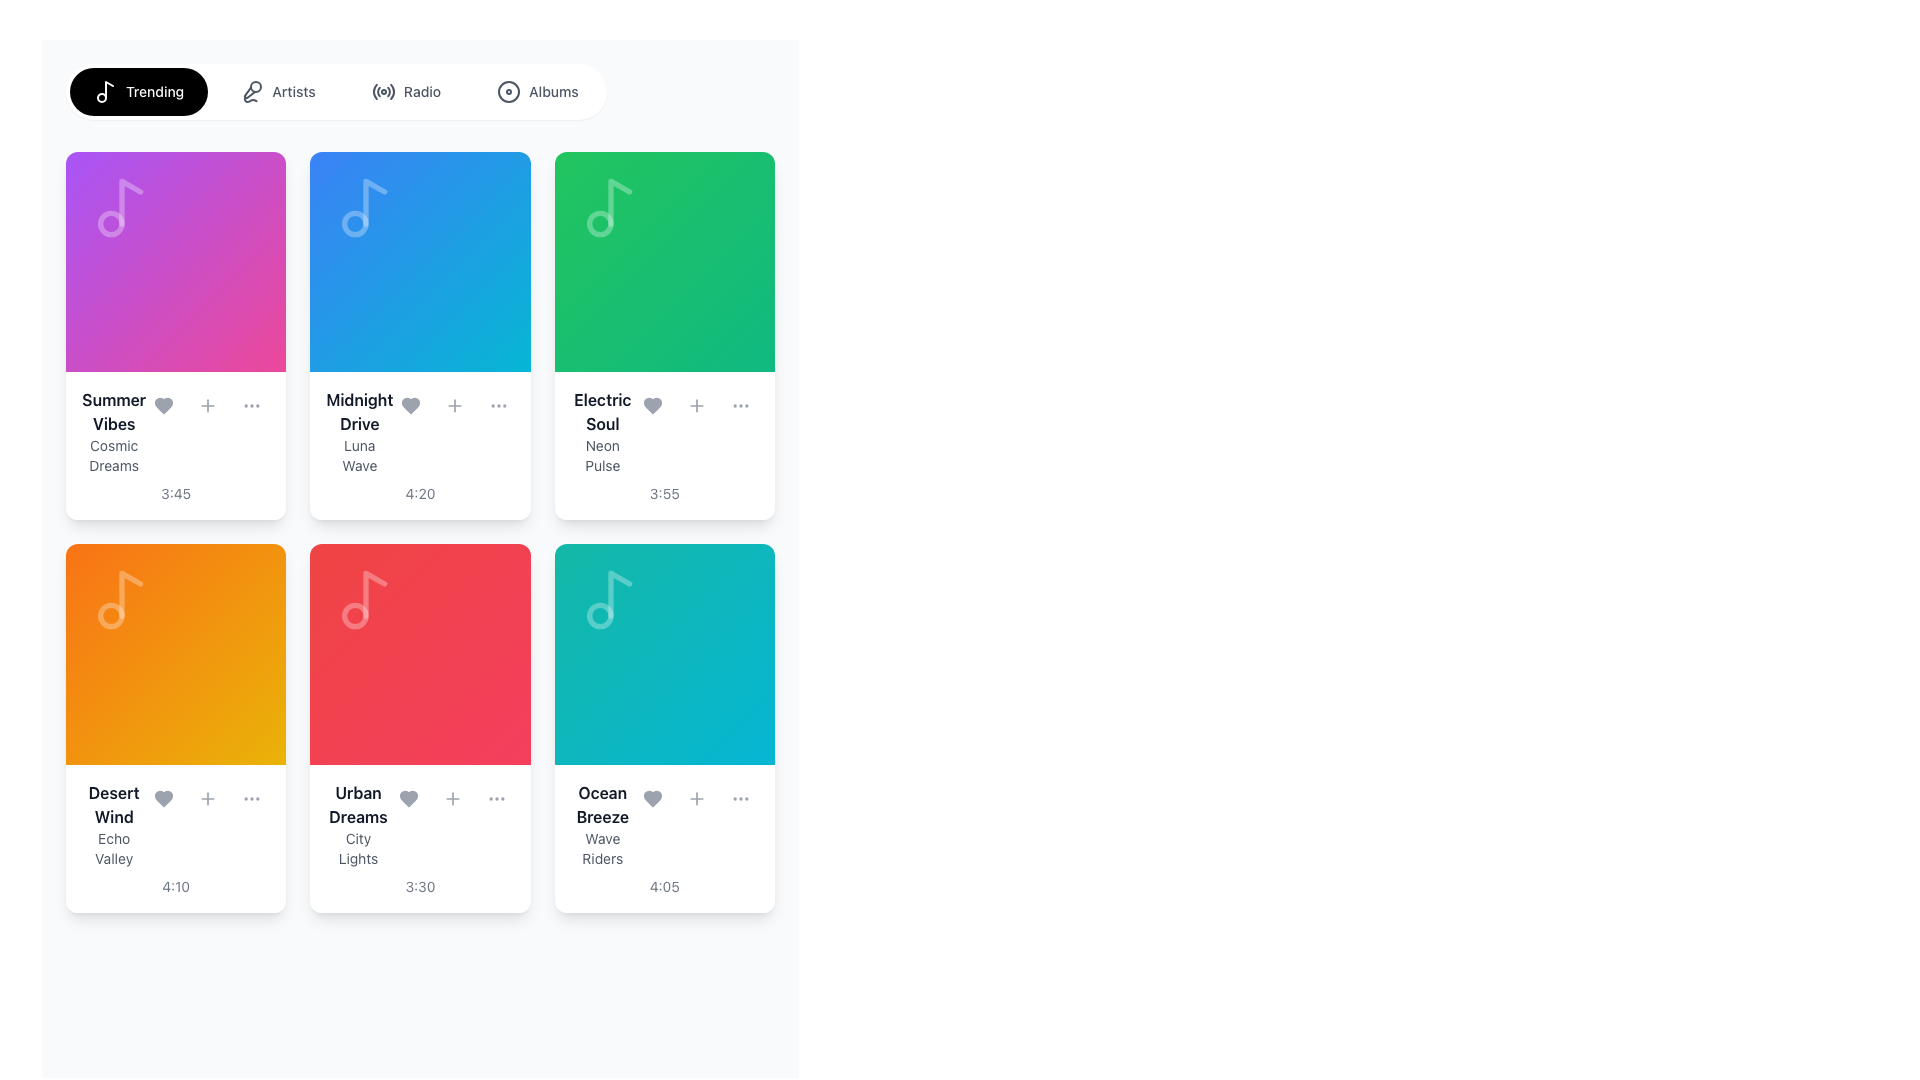 The width and height of the screenshot is (1920, 1080). I want to click on the title text element of the third card in the first row, which represents a music track or collection, so click(601, 411).